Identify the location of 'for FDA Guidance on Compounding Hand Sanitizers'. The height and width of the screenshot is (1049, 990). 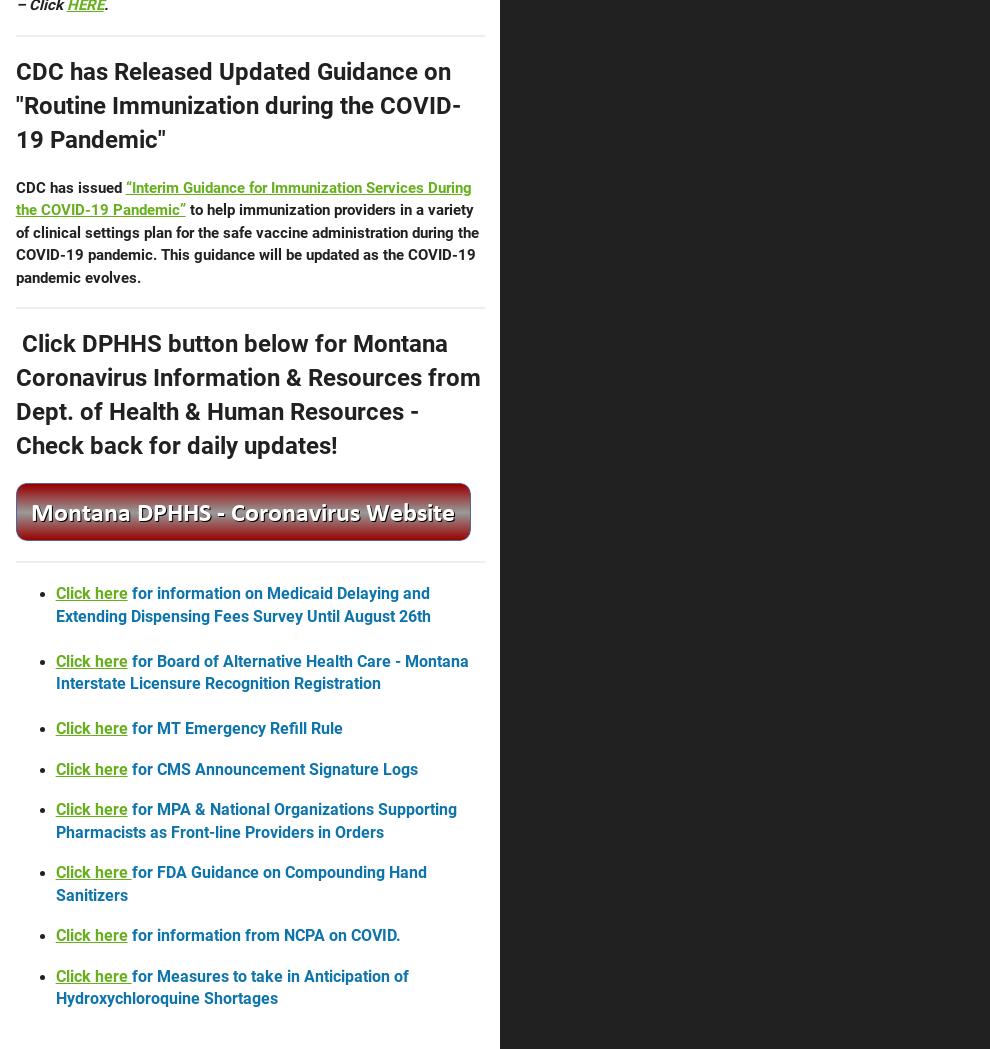
(55, 883).